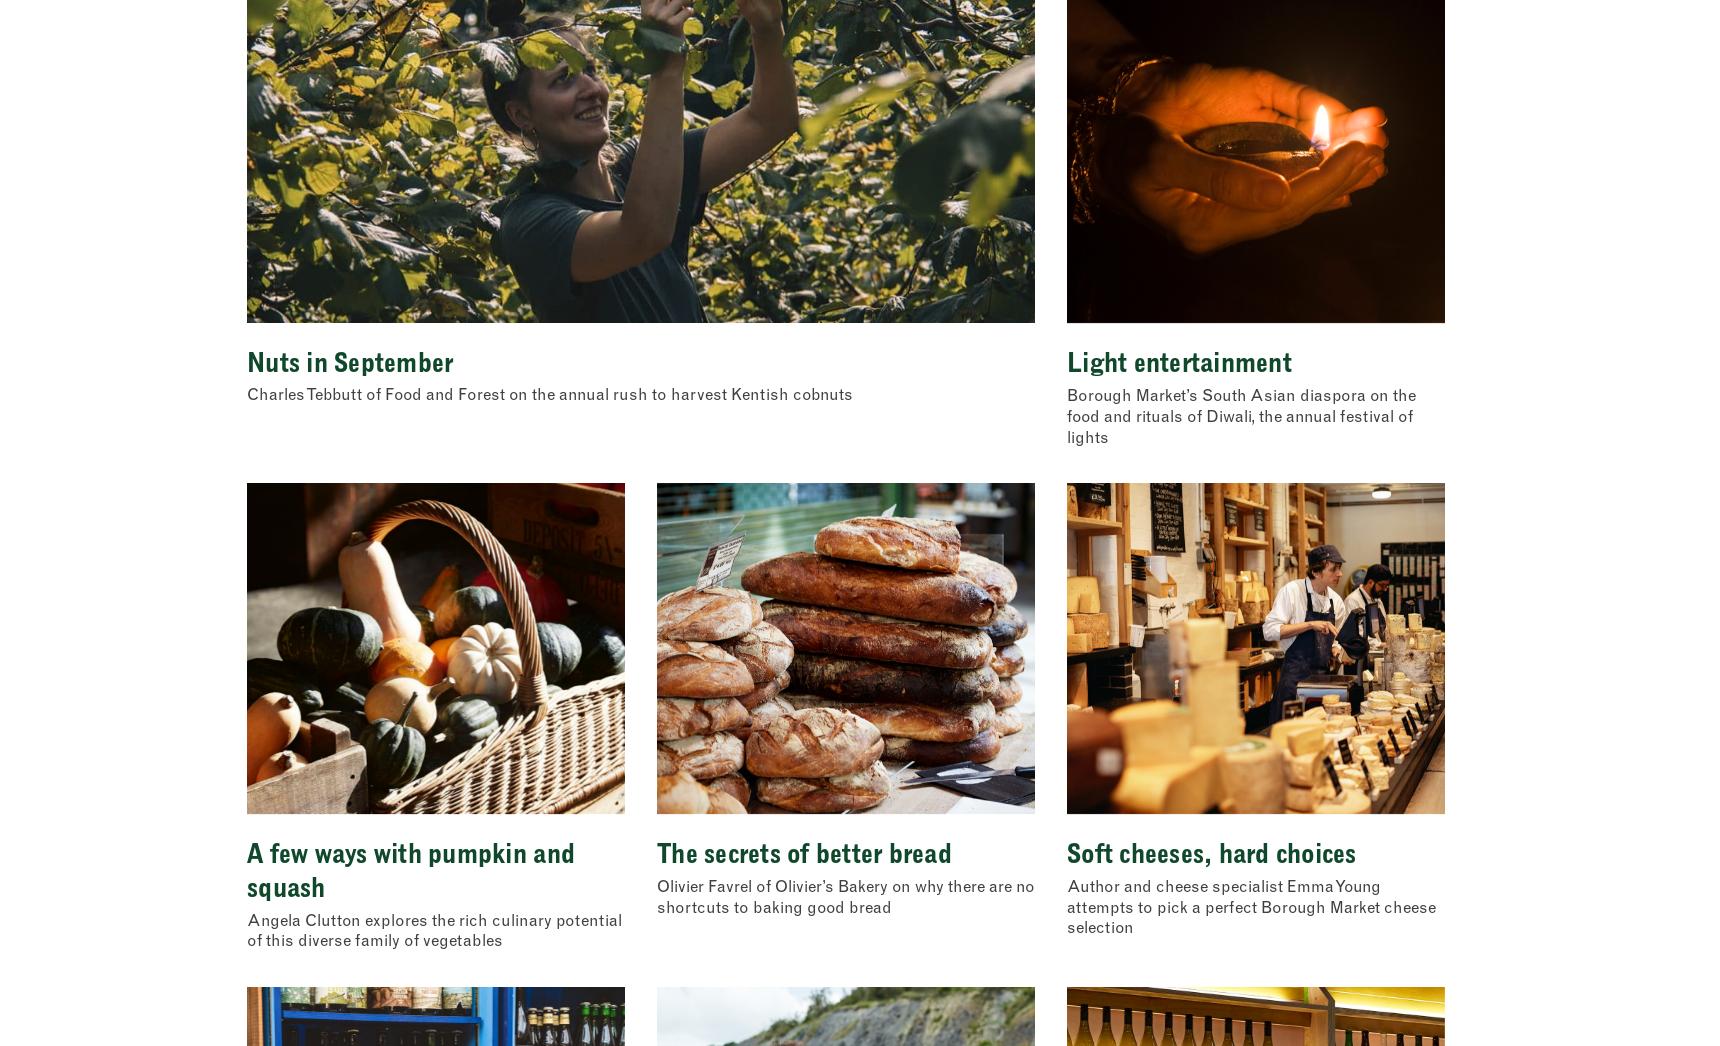 This screenshot has width=1720, height=1046. I want to click on 'Show details', so click(1341, 866).